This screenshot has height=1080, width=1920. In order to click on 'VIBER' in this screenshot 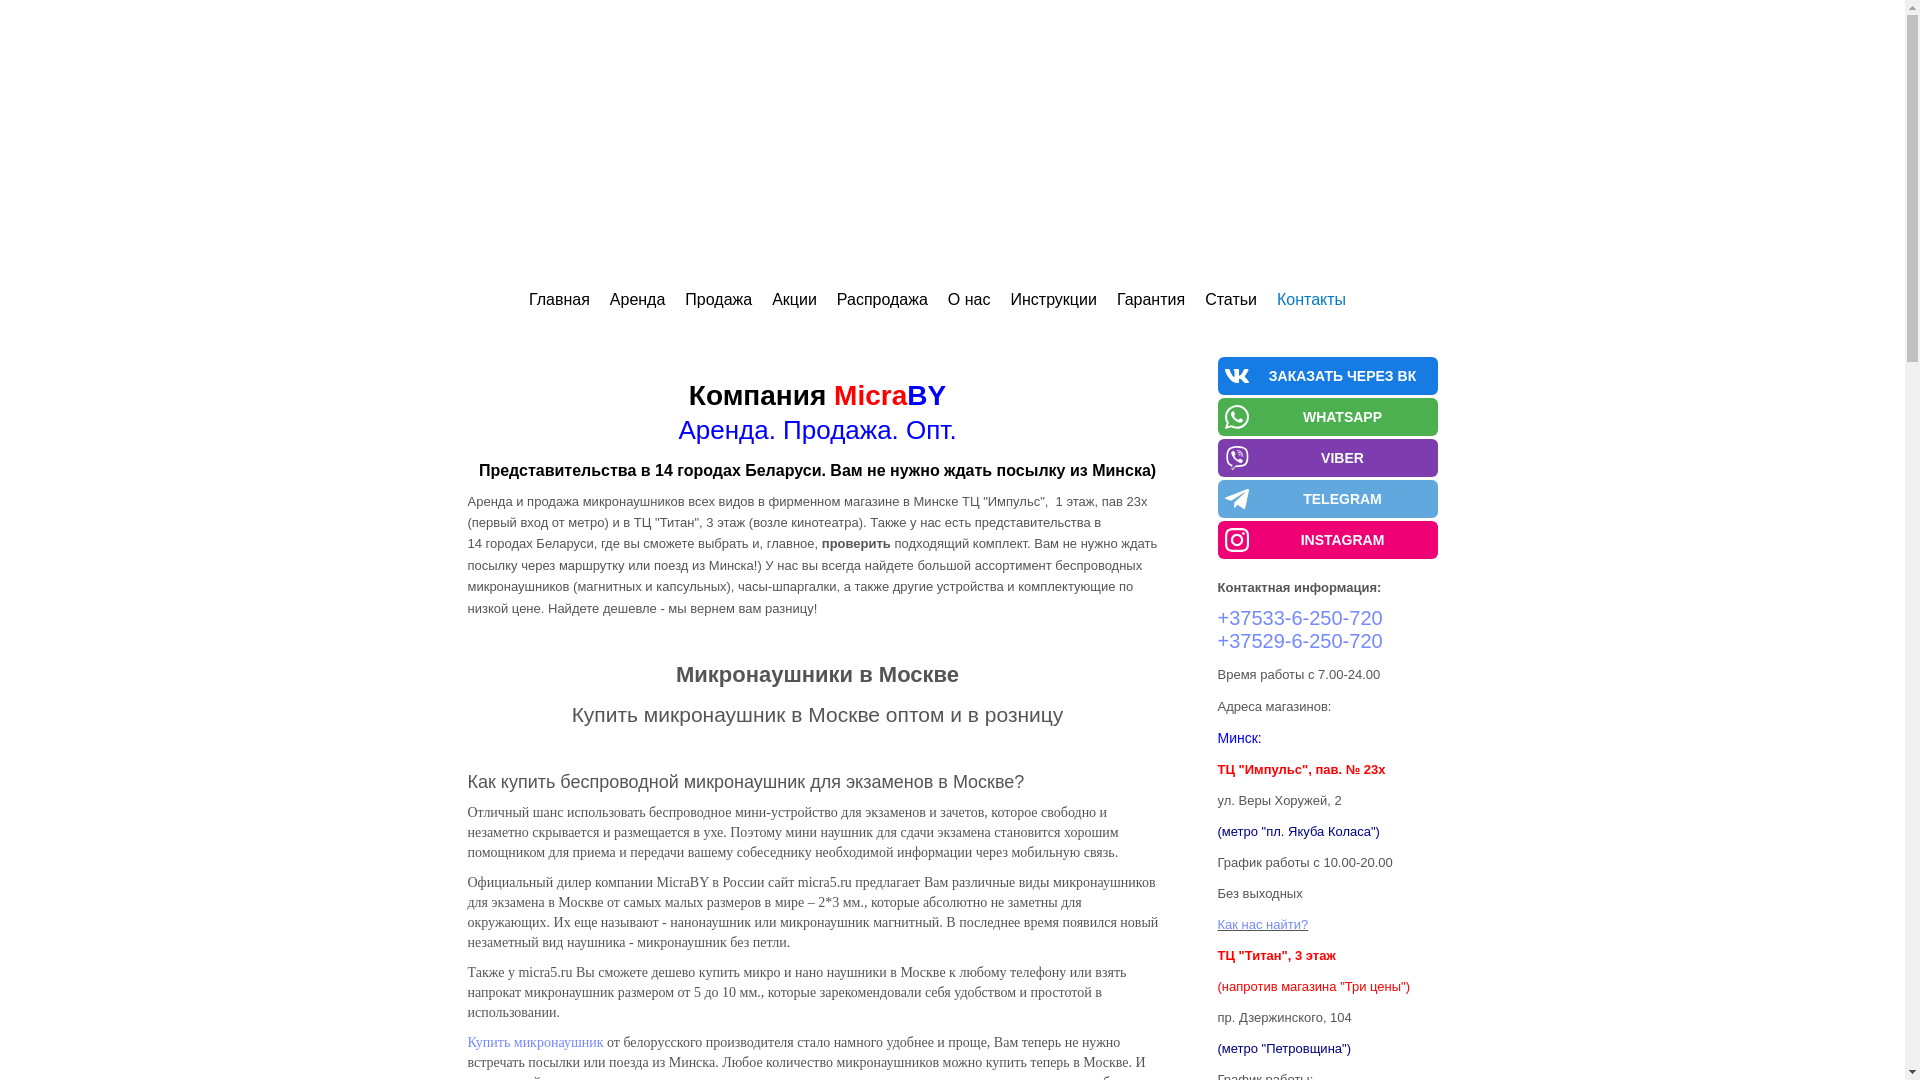, I will do `click(1328, 458)`.